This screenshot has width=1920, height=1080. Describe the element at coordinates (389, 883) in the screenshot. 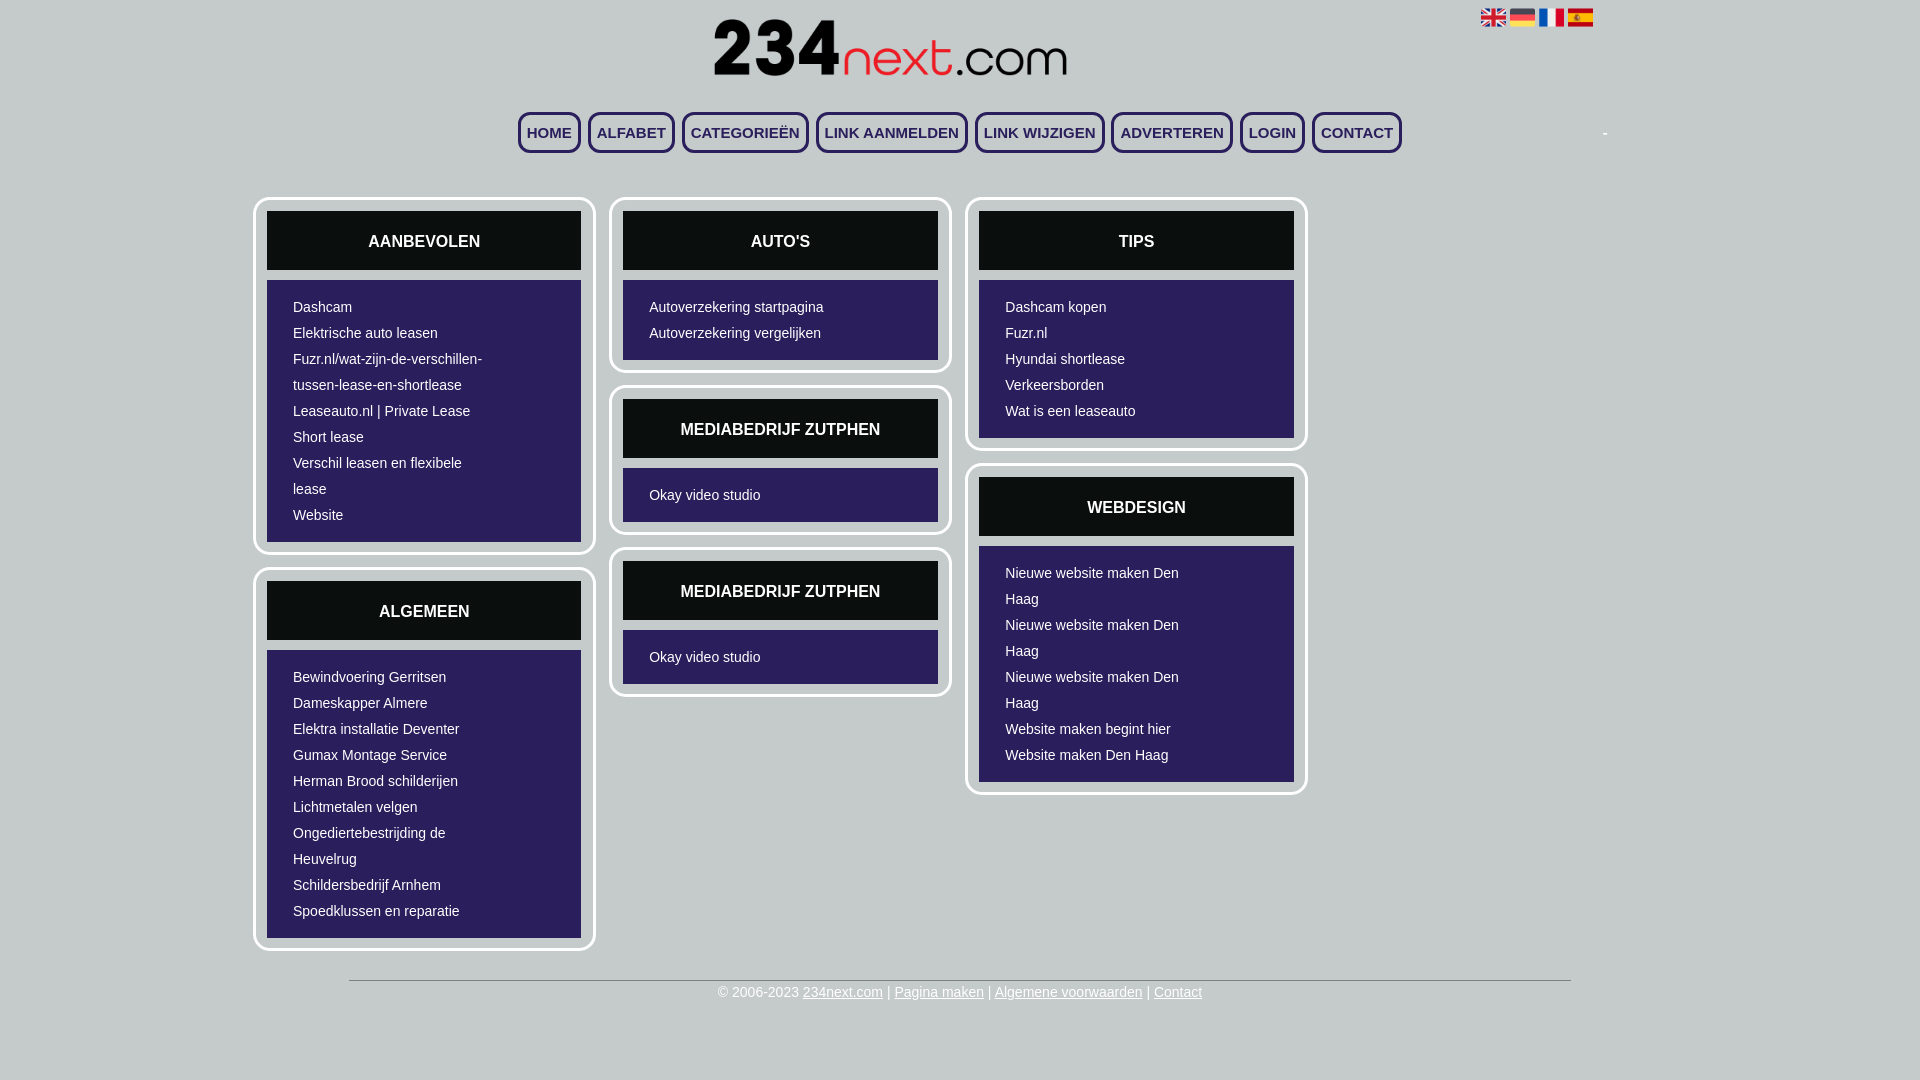

I see `'Schildersbedrijf Arnhem'` at that location.